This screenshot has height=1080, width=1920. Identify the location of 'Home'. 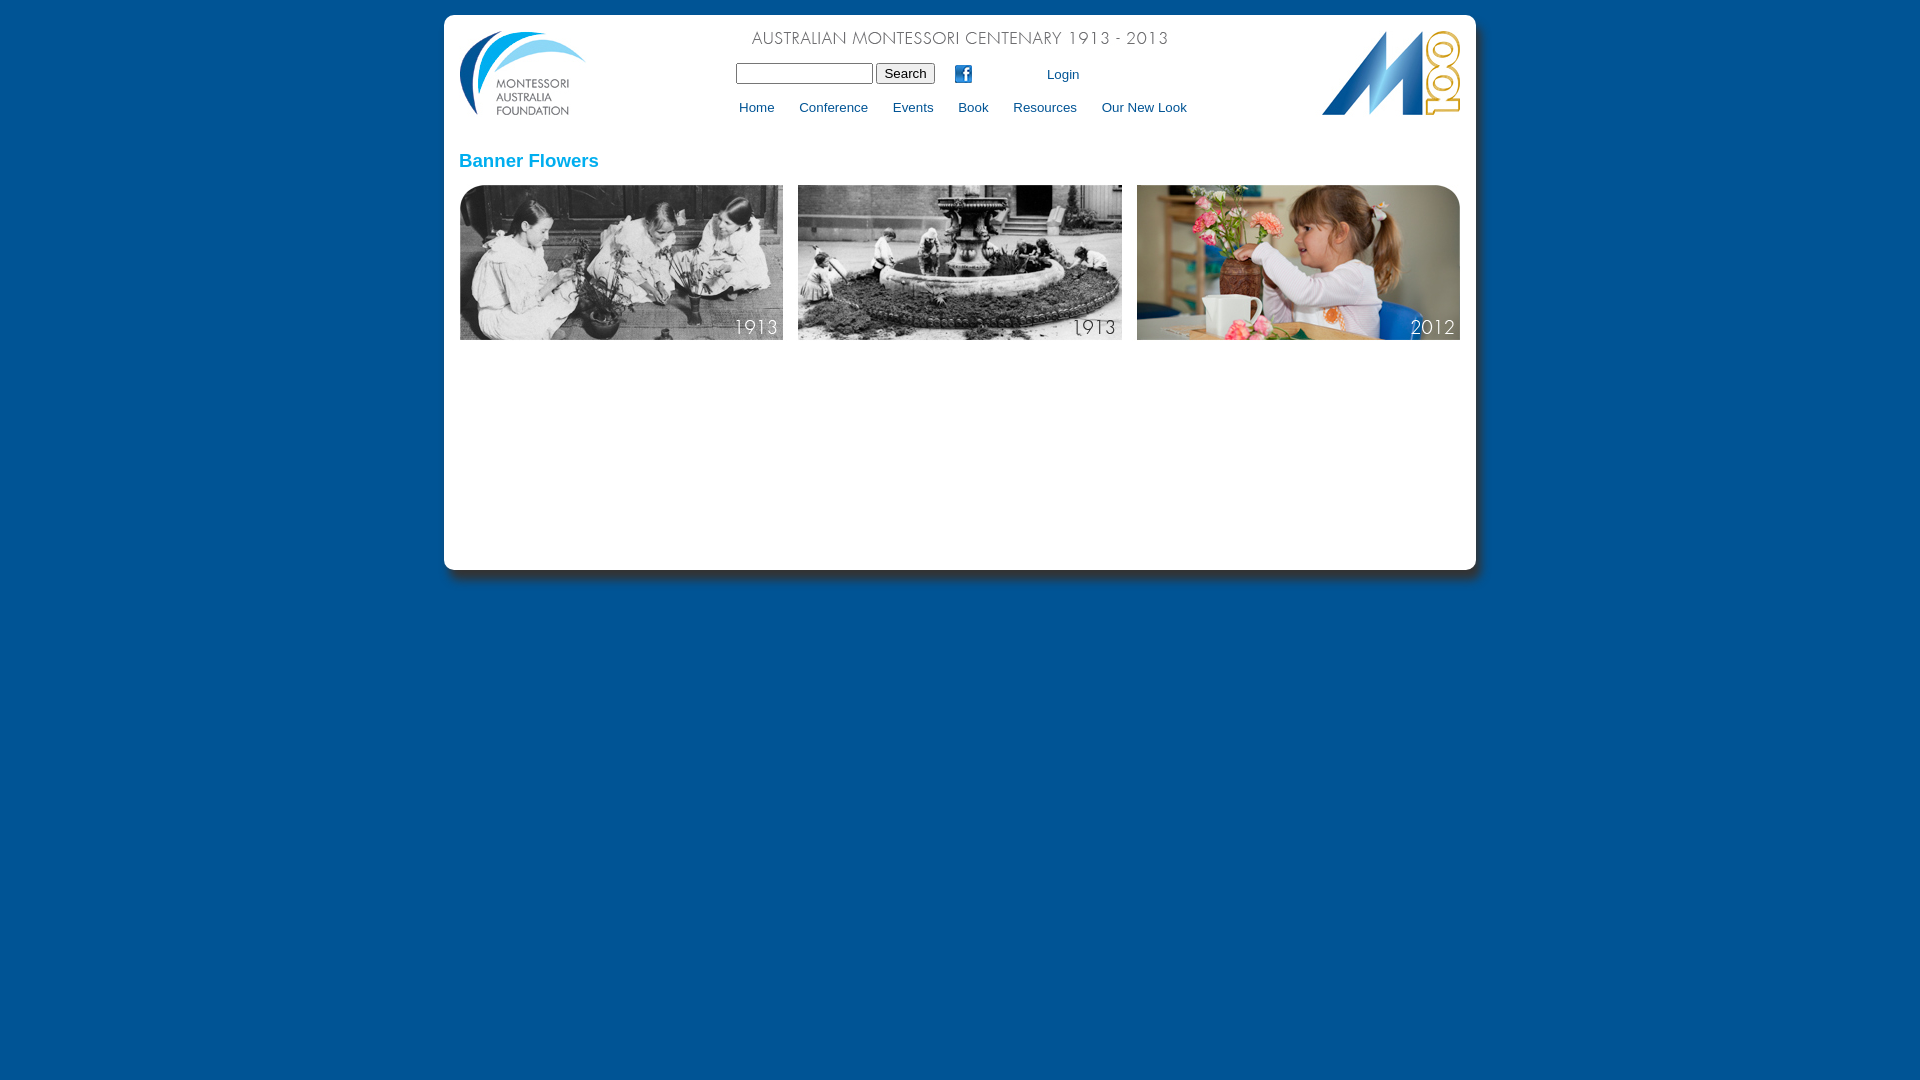
(728, 107).